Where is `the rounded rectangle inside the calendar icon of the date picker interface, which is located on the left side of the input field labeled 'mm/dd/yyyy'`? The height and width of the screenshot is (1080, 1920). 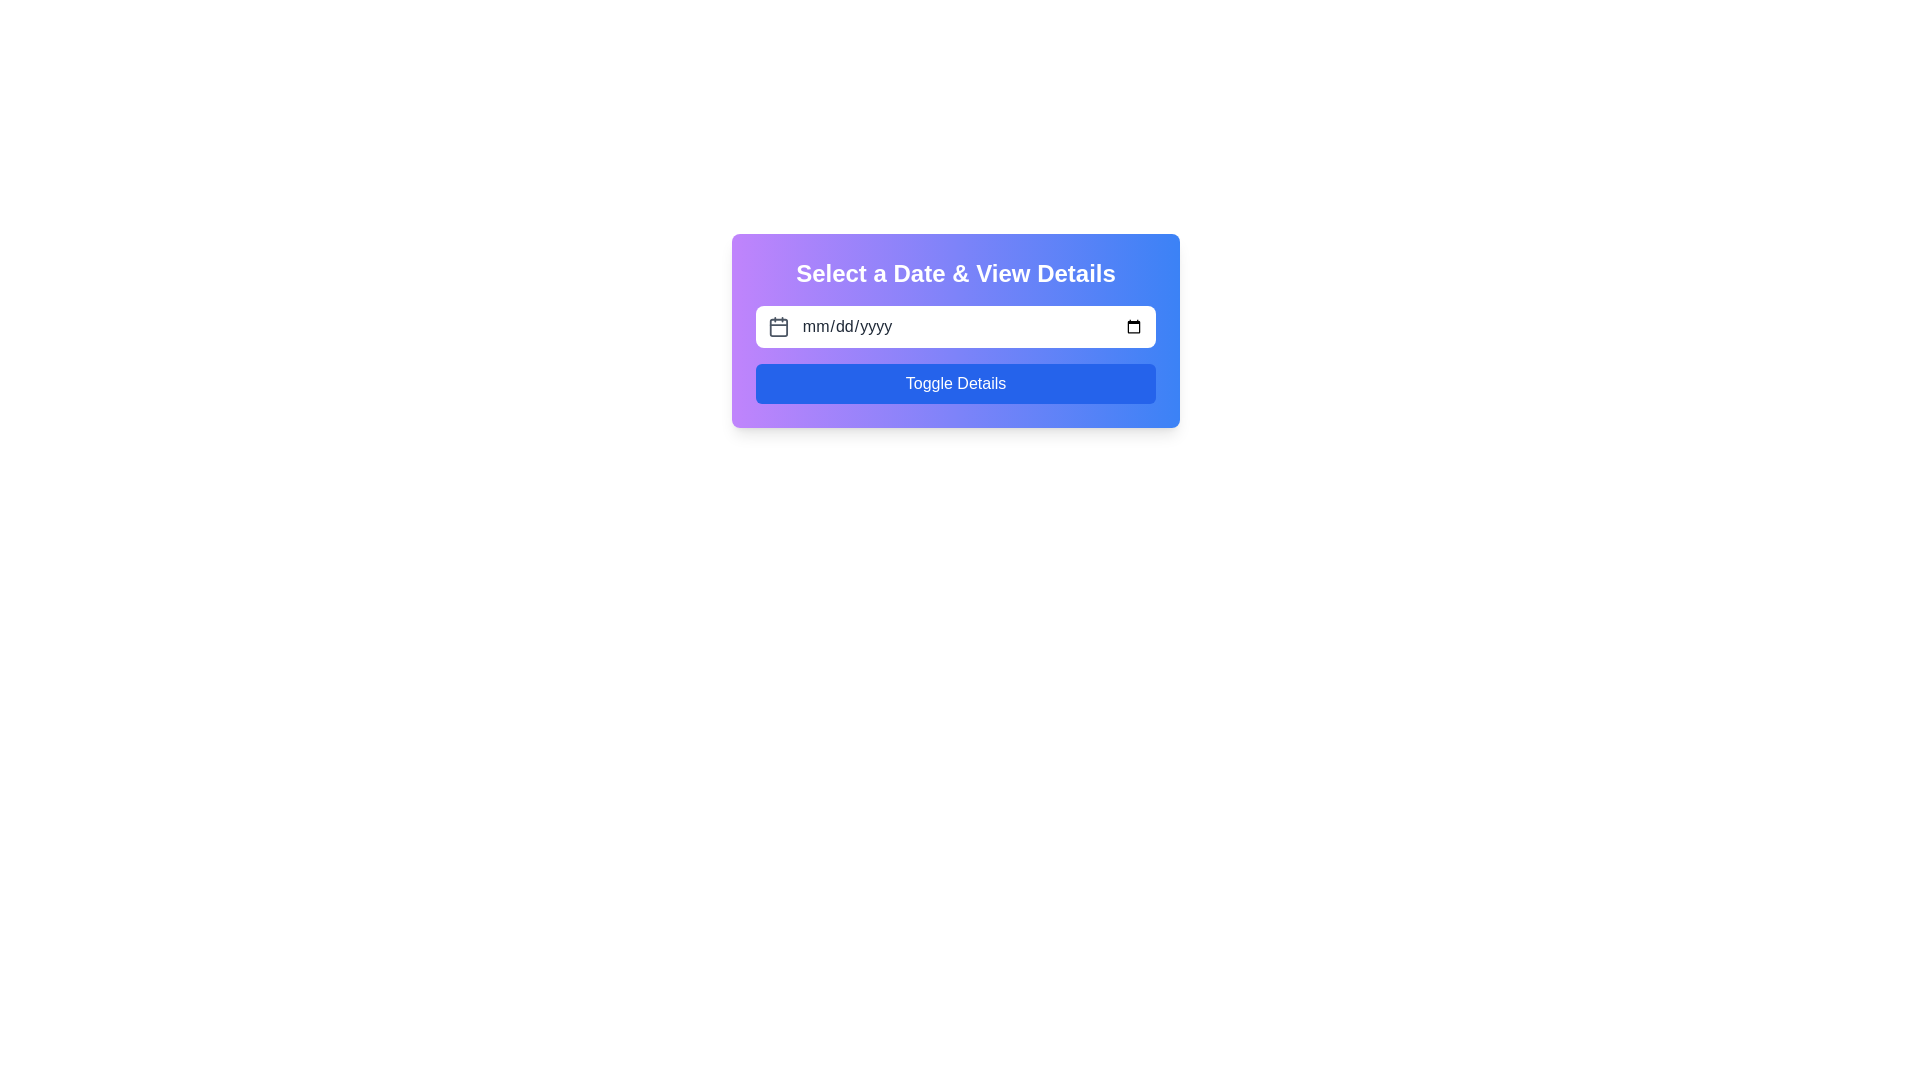 the rounded rectangle inside the calendar icon of the date picker interface, which is located on the left side of the input field labeled 'mm/dd/yyyy' is located at coordinates (777, 326).